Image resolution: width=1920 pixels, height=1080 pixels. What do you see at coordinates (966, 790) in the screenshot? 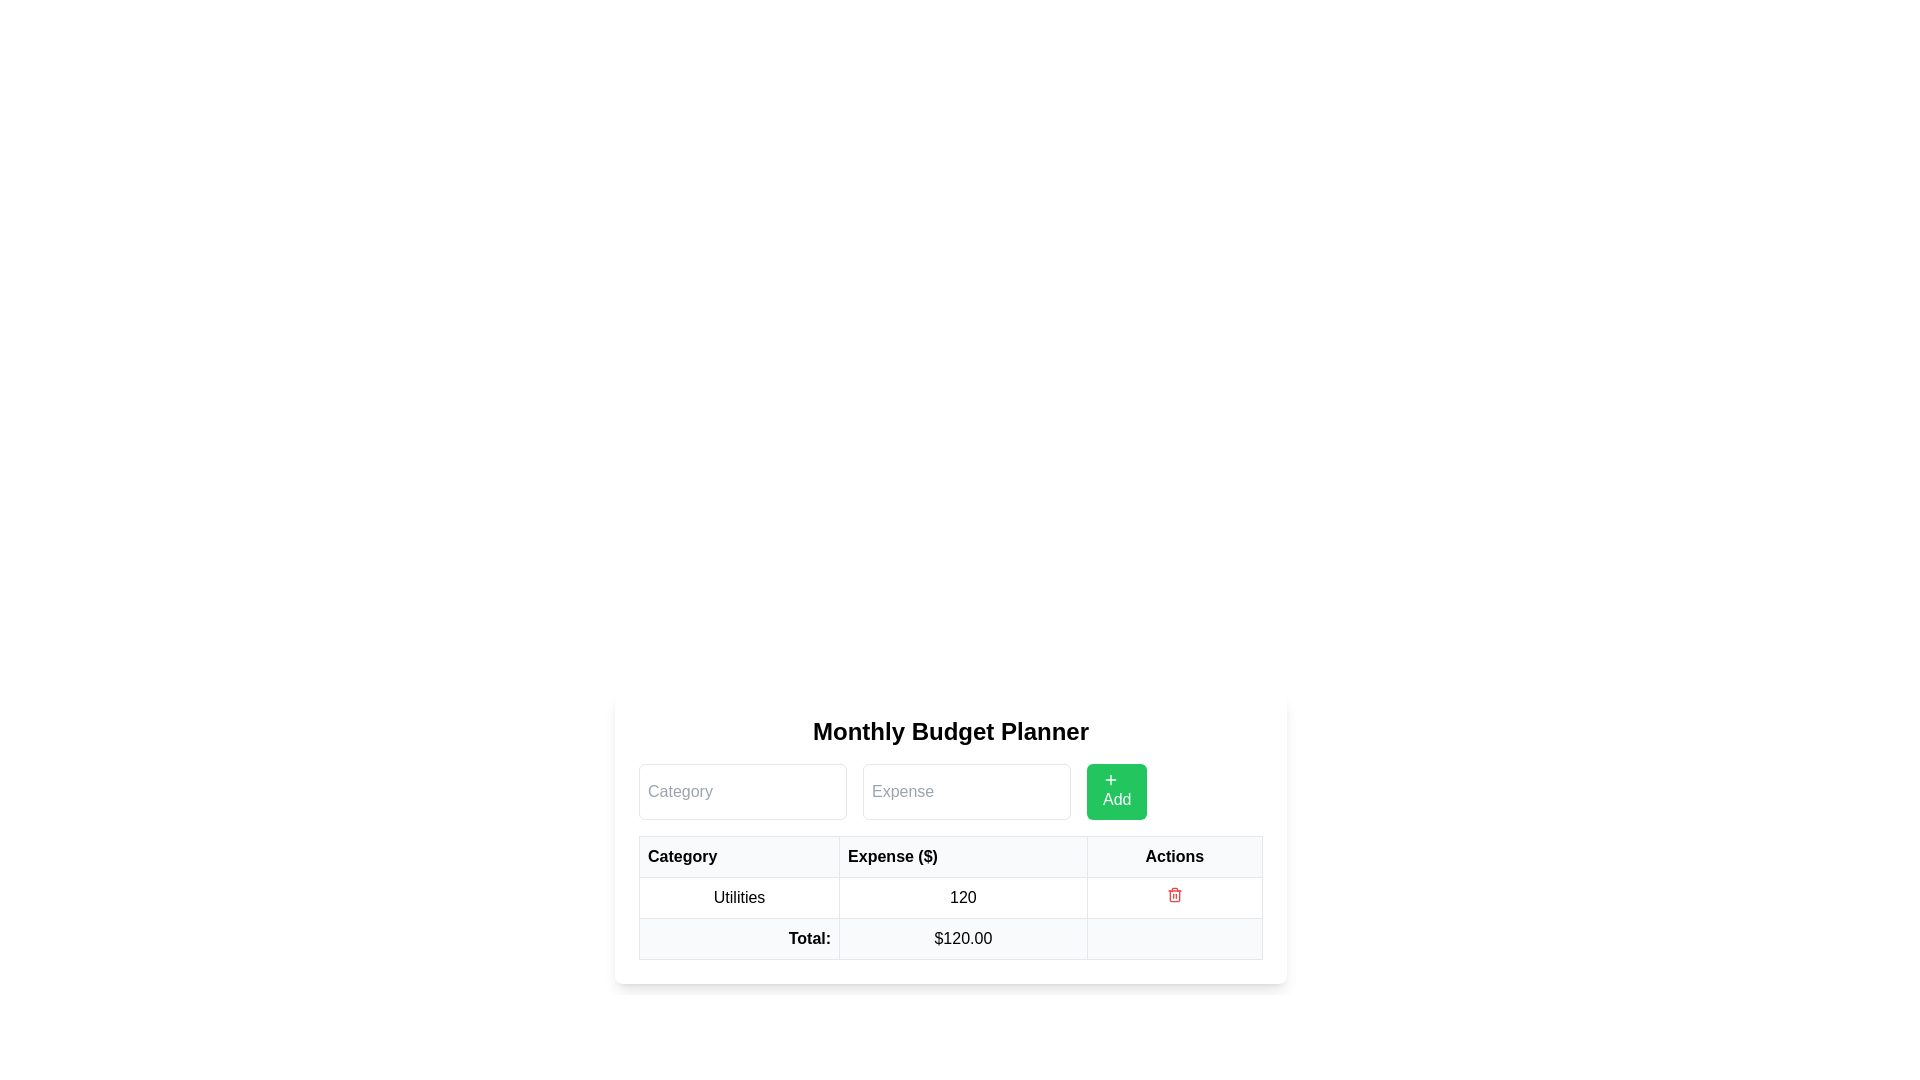
I see `the numeric input field for expenses by tabbing from the previous input field labeled 'Category'` at bounding box center [966, 790].